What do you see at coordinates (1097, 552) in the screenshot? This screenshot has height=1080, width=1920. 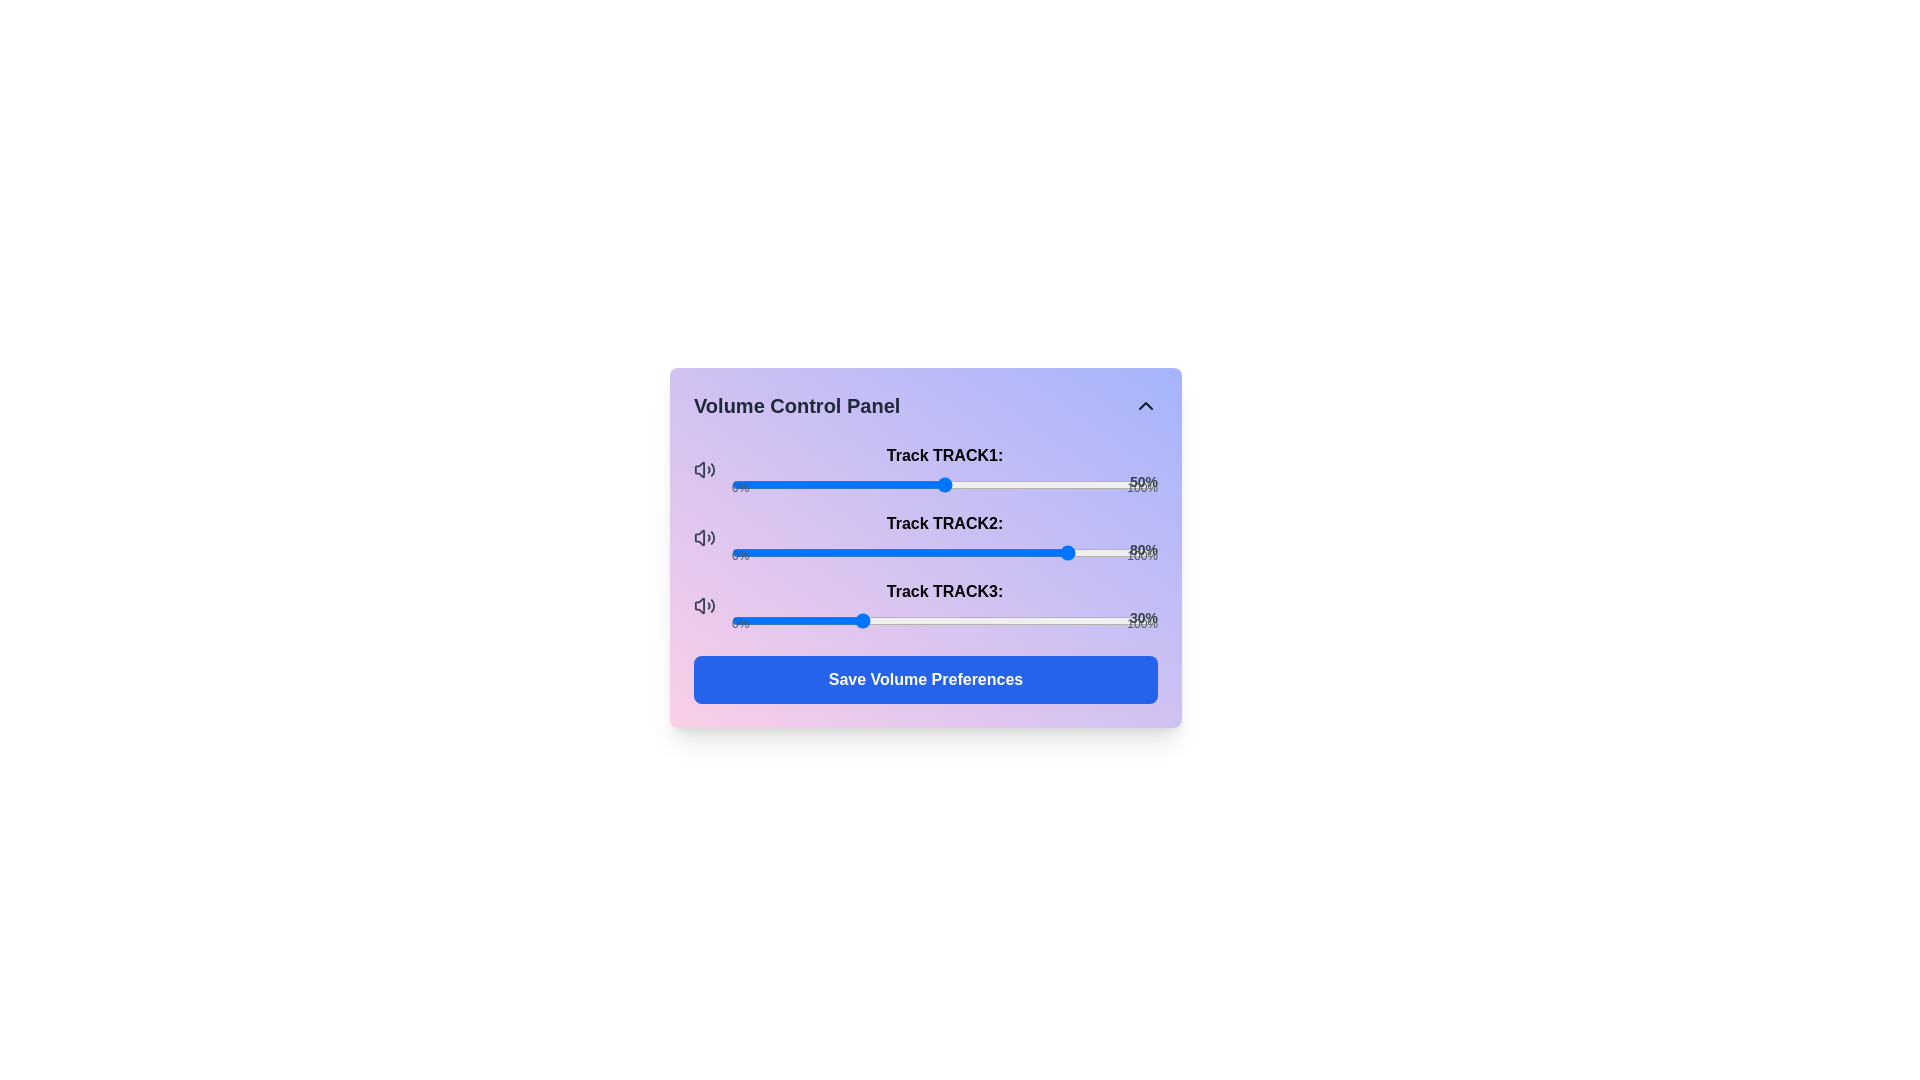 I see `the volume for Track TRACK2` at bounding box center [1097, 552].